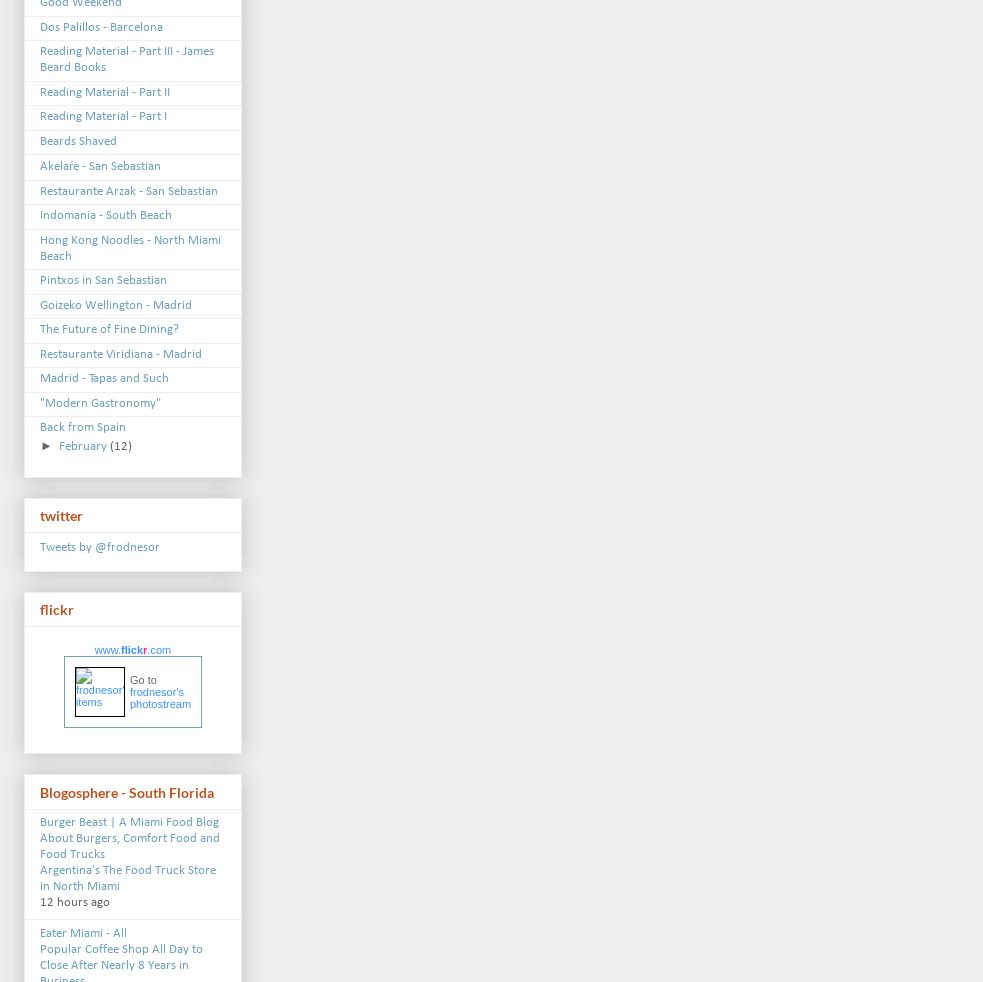  I want to click on 'Eater Miami -  All', so click(82, 933).